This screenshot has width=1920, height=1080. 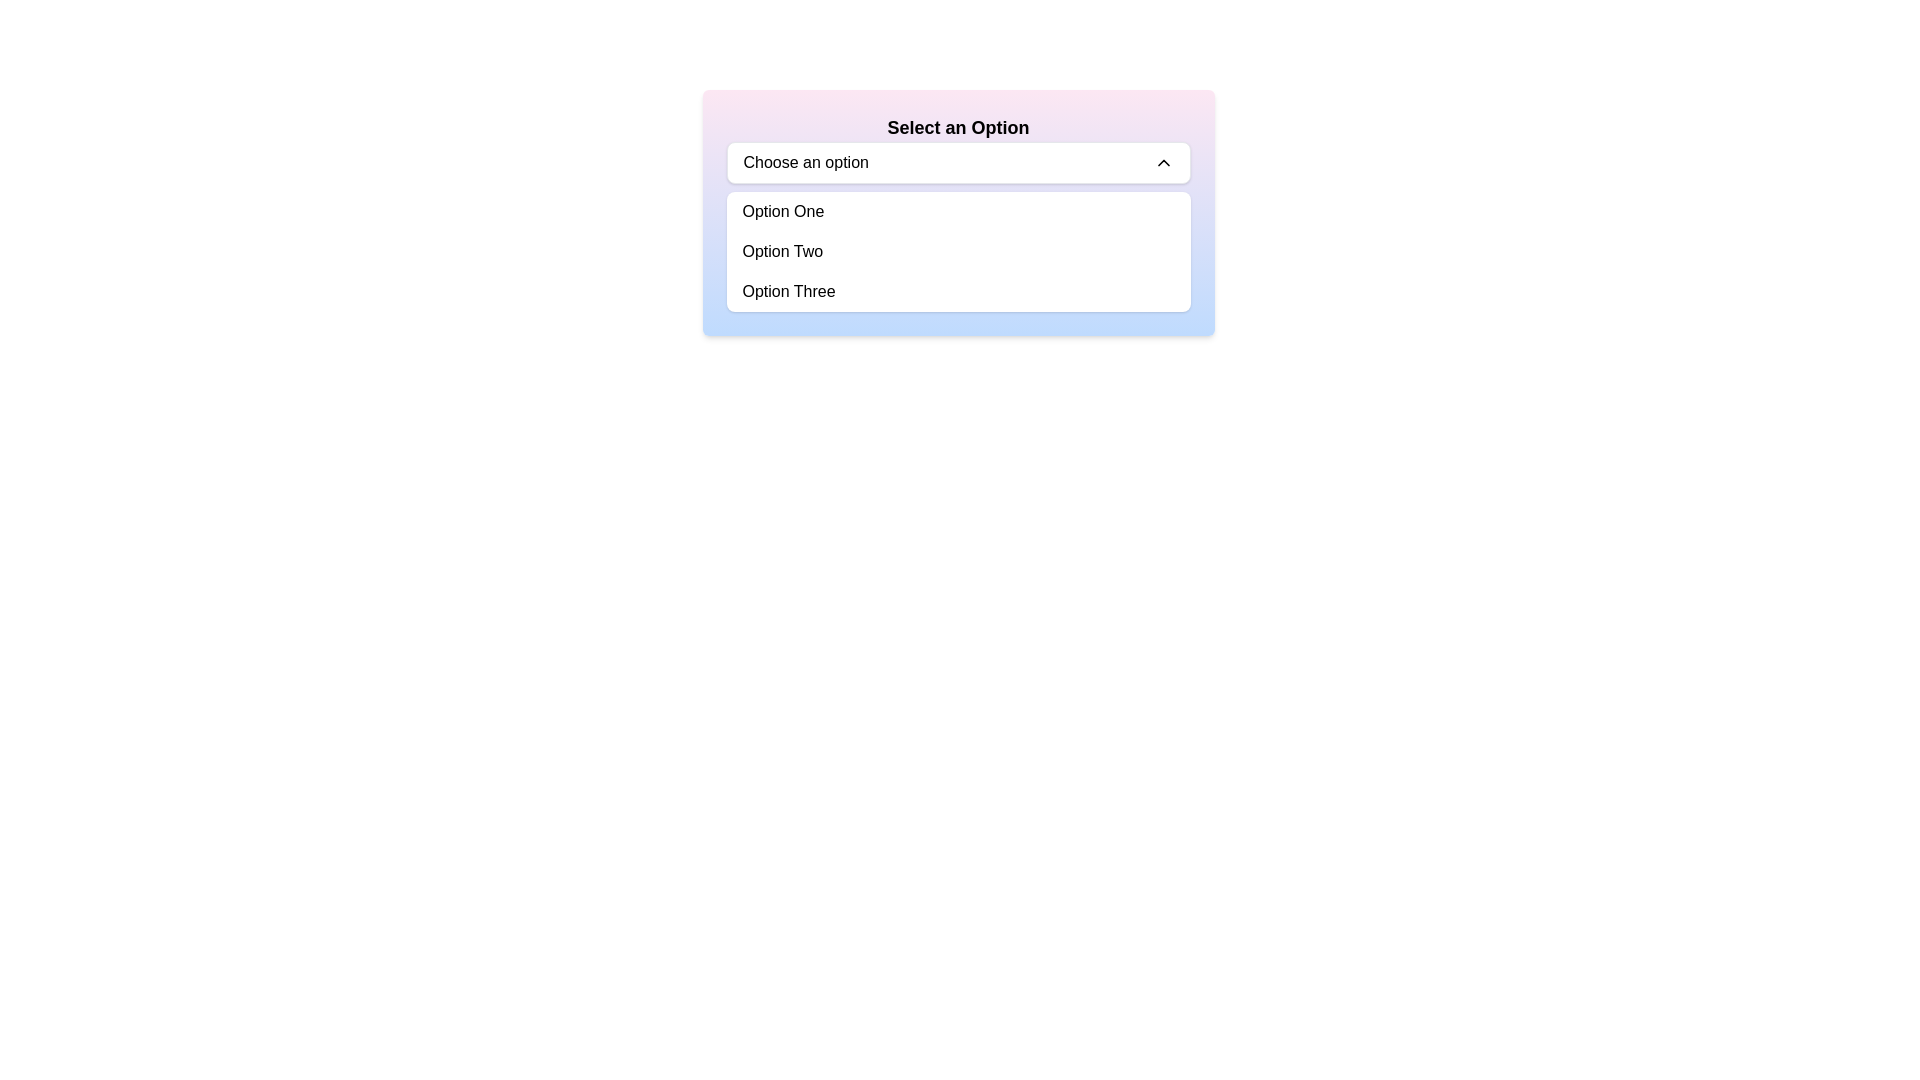 What do you see at coordinates (781, 250) in the screenshot?
I see `the second option in the dropdown menu, labeled 'Option Two'` at bounding box center [781, 250].